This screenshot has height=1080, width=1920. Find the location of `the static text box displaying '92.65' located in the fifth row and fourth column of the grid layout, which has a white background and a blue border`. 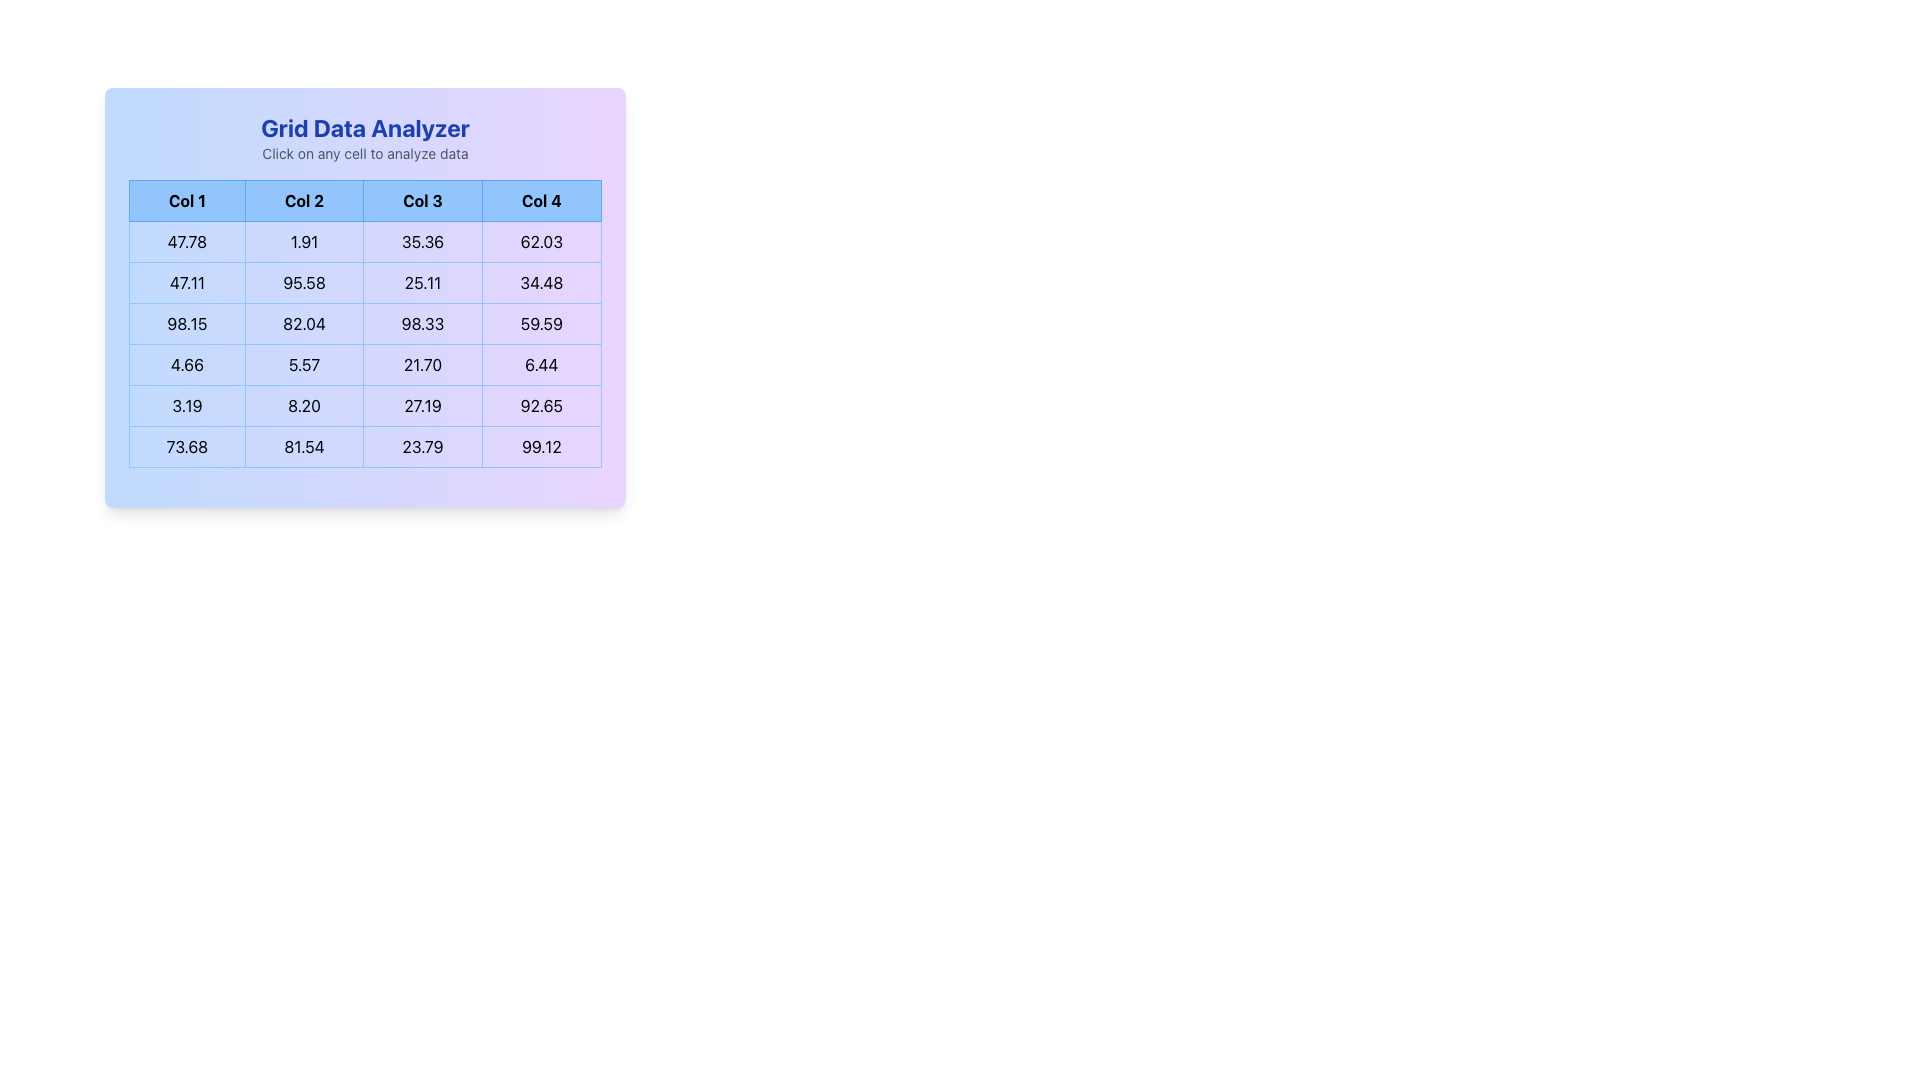

the static text box displaying '92.65' located in the fifth row and fourth column of the grid layout, which has a white background and a blue border is located at coordinates (541, 405).